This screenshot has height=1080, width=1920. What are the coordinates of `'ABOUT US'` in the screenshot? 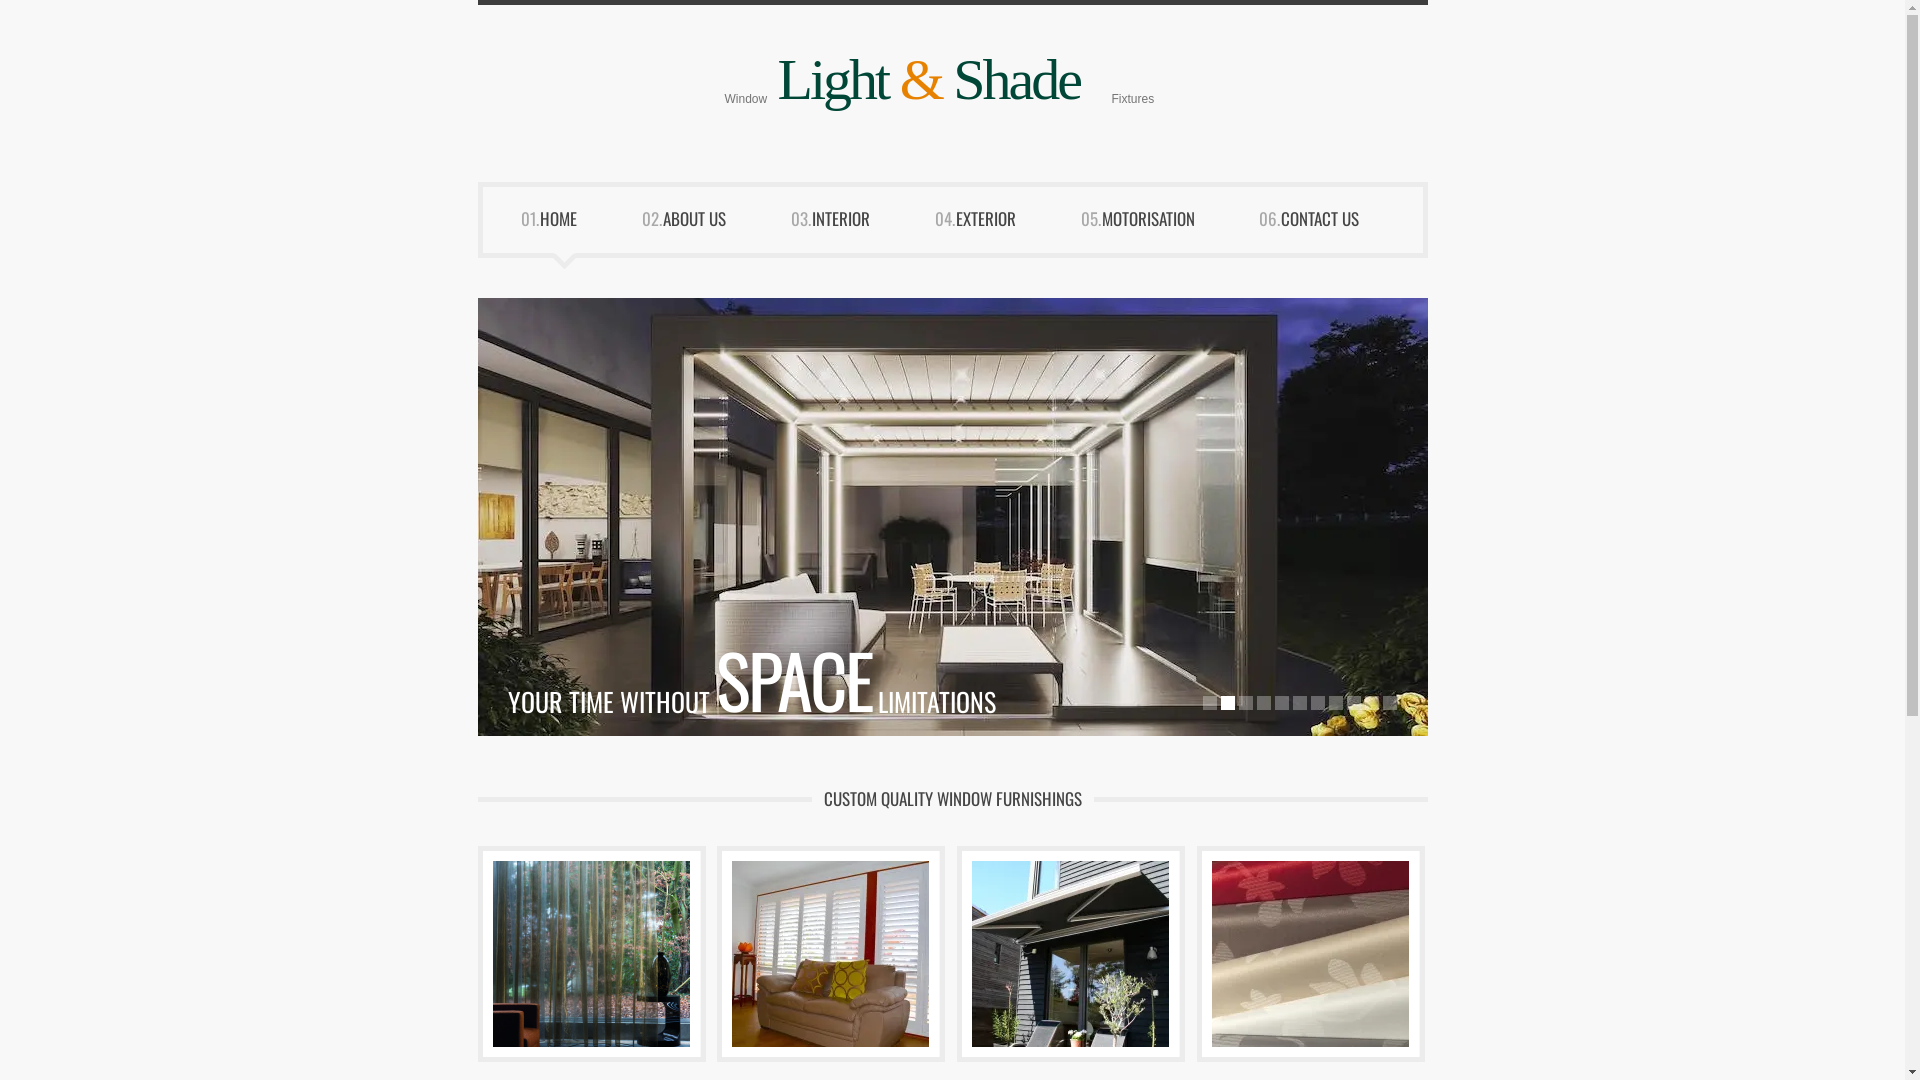 It's located at (708, 226).